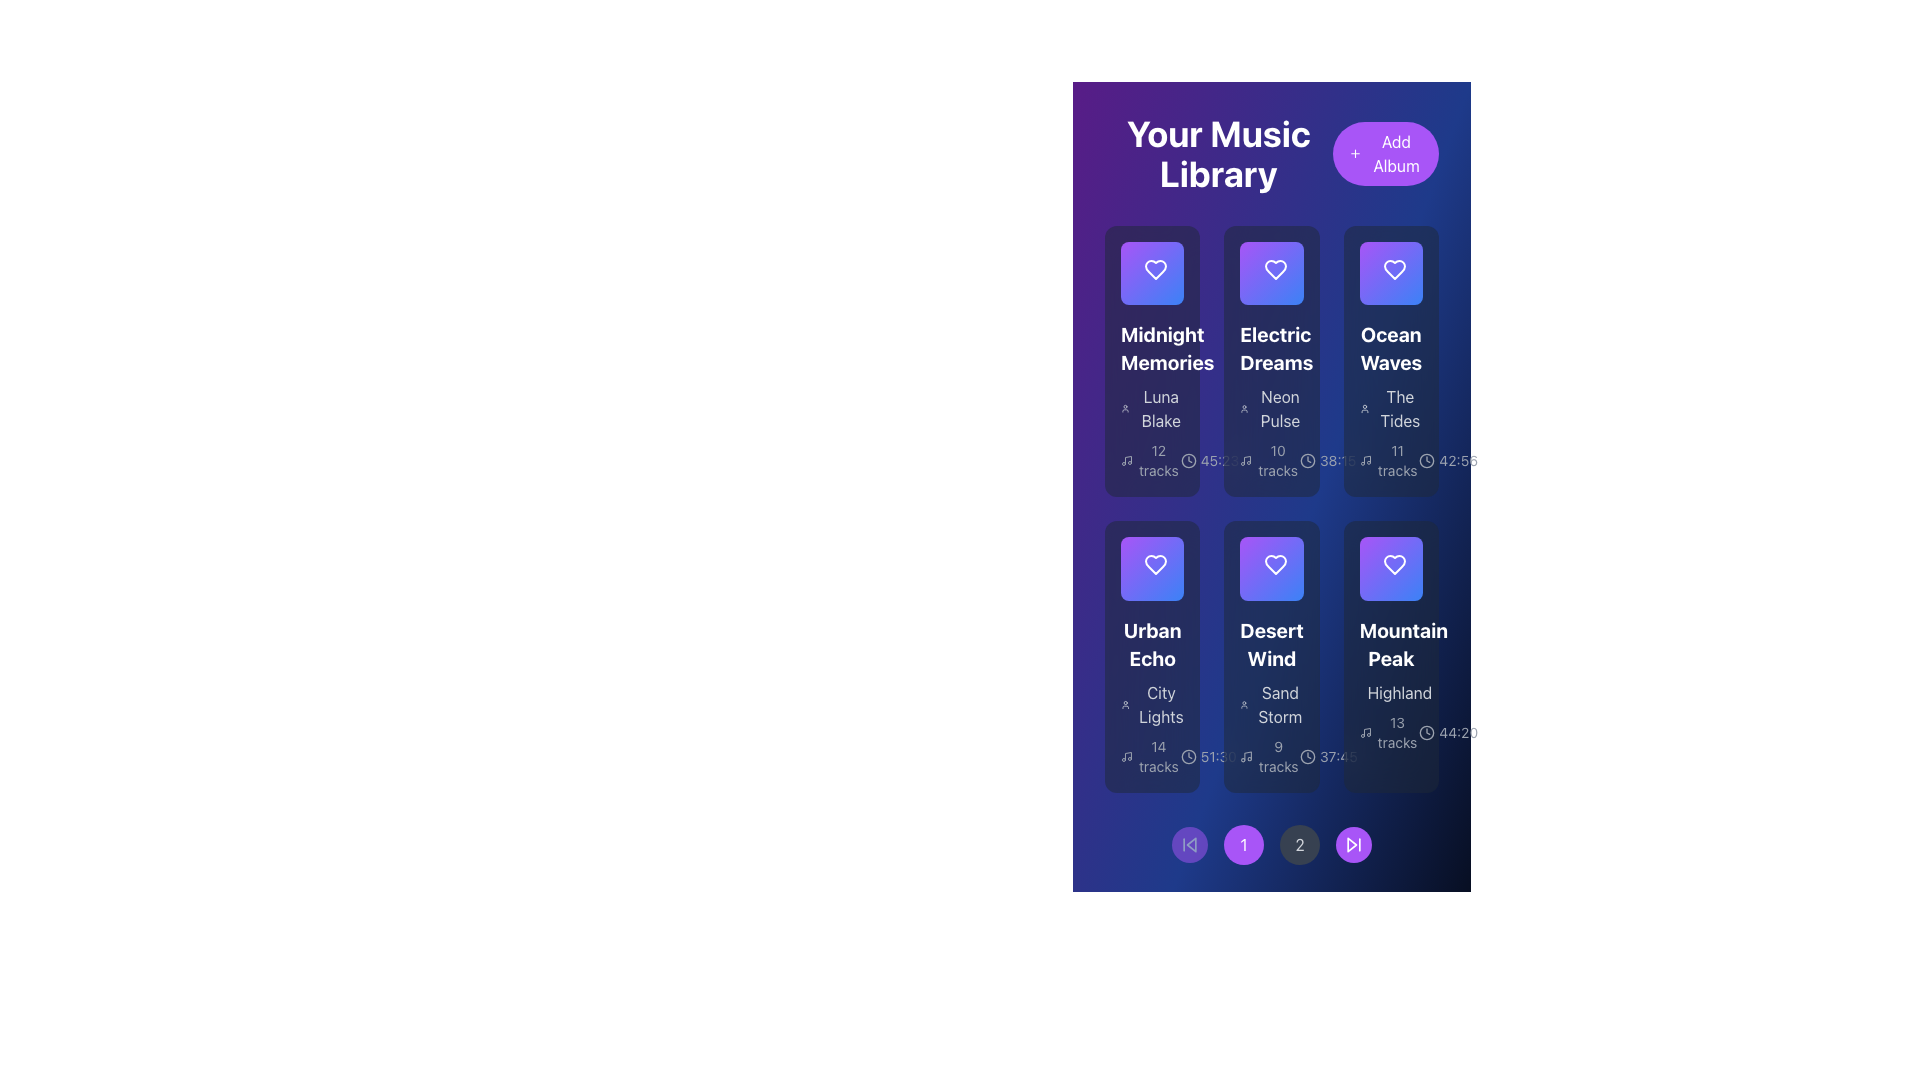  What do you see at coordinates (1399, 408) in the screenshot?
I see `the text label that identifies the album named 'The Tides' within the 'Ocean Waves' card, located in the top row, third column of the album grid` at bounding box center [1399, 408].